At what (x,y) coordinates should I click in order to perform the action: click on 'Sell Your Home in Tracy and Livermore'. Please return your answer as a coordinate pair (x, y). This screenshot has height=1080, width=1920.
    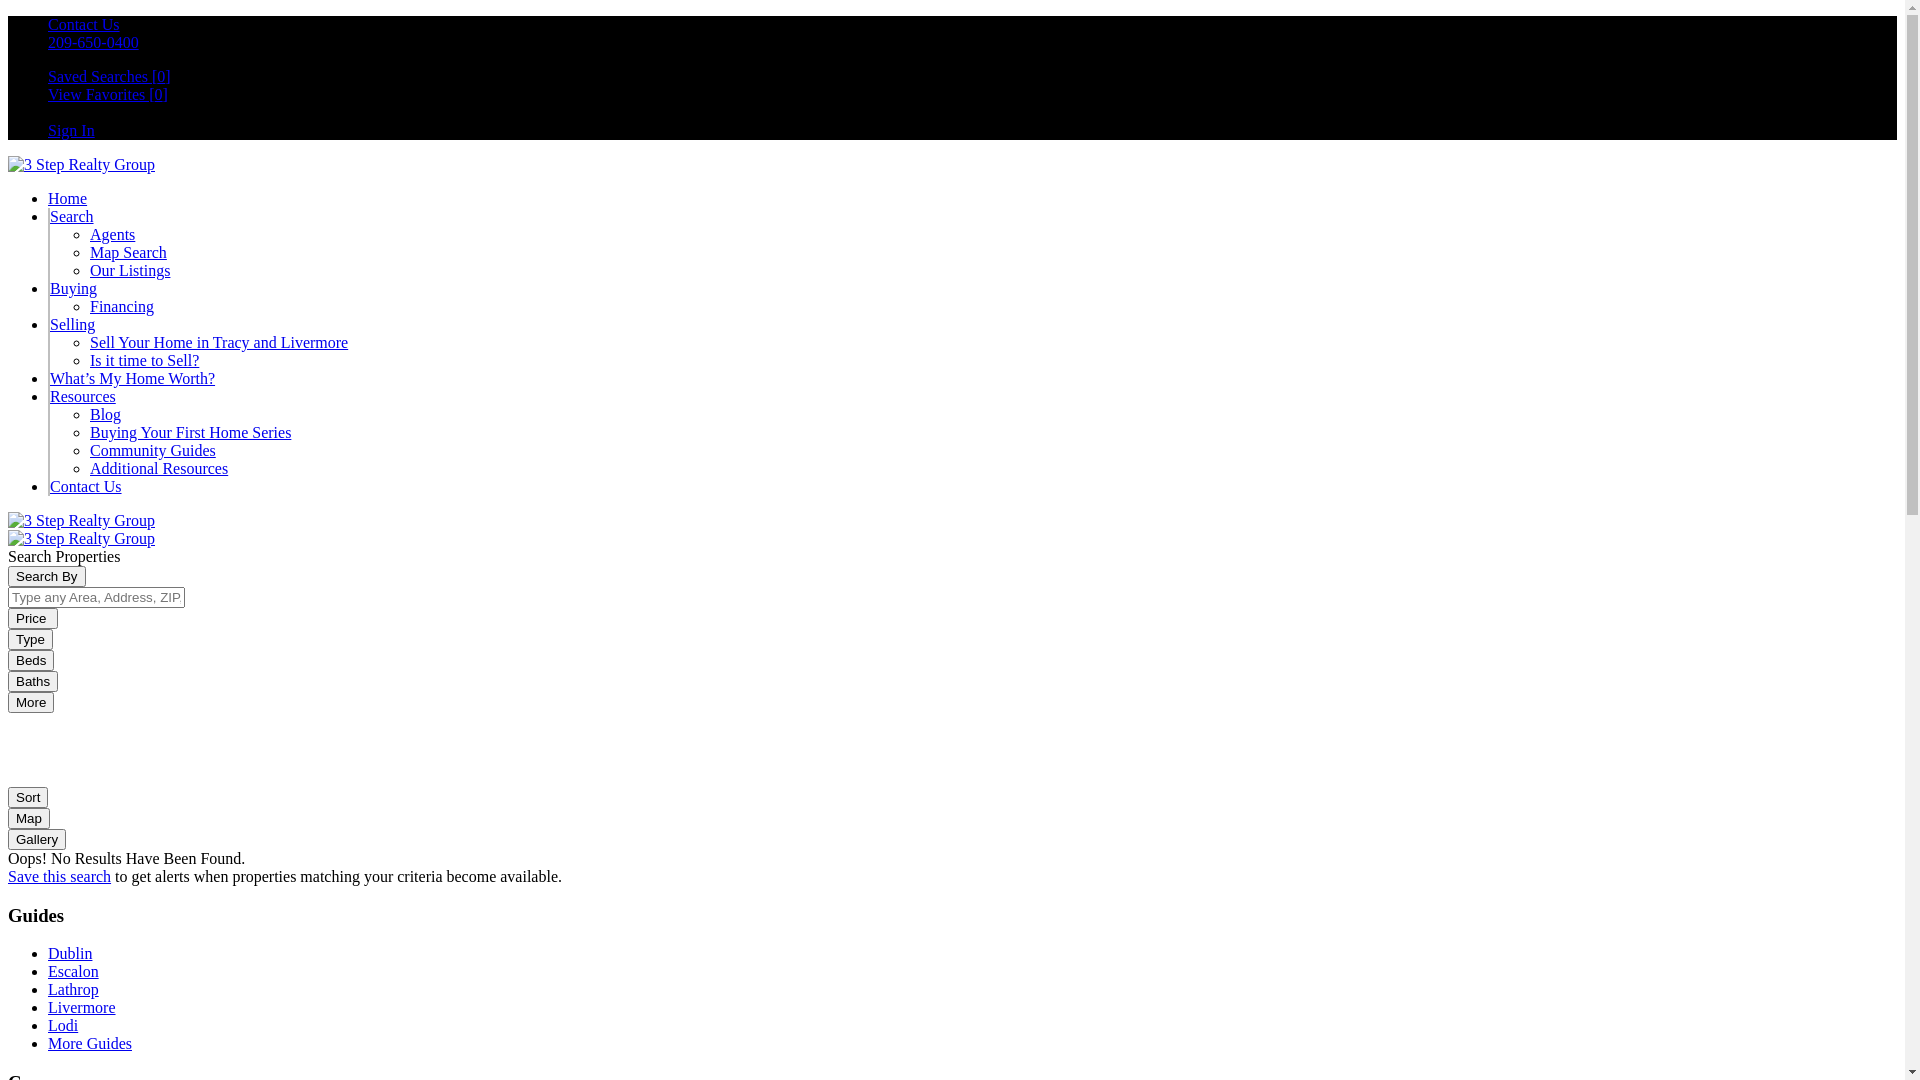
    Looking at the image, I should click on (219, 341).